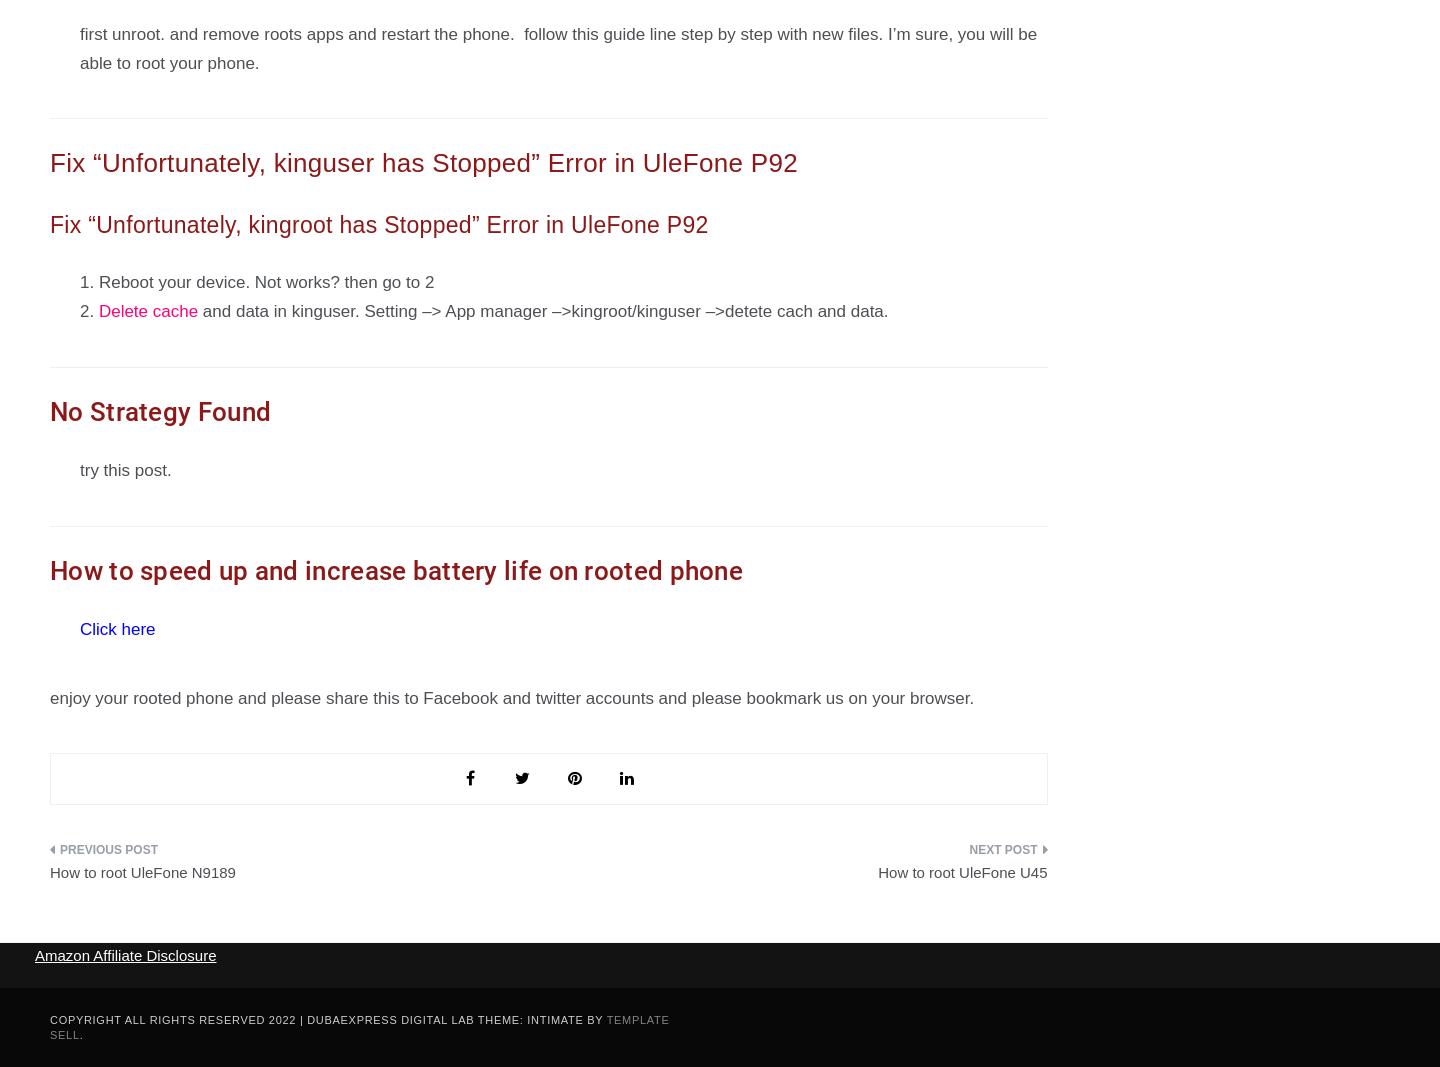  I want to click on 'first unroot. and remove roots apps and restart the phone.  follow this guide line step by step with new files. I’m sure, you will be able to root your phone.', so click(80, 47).